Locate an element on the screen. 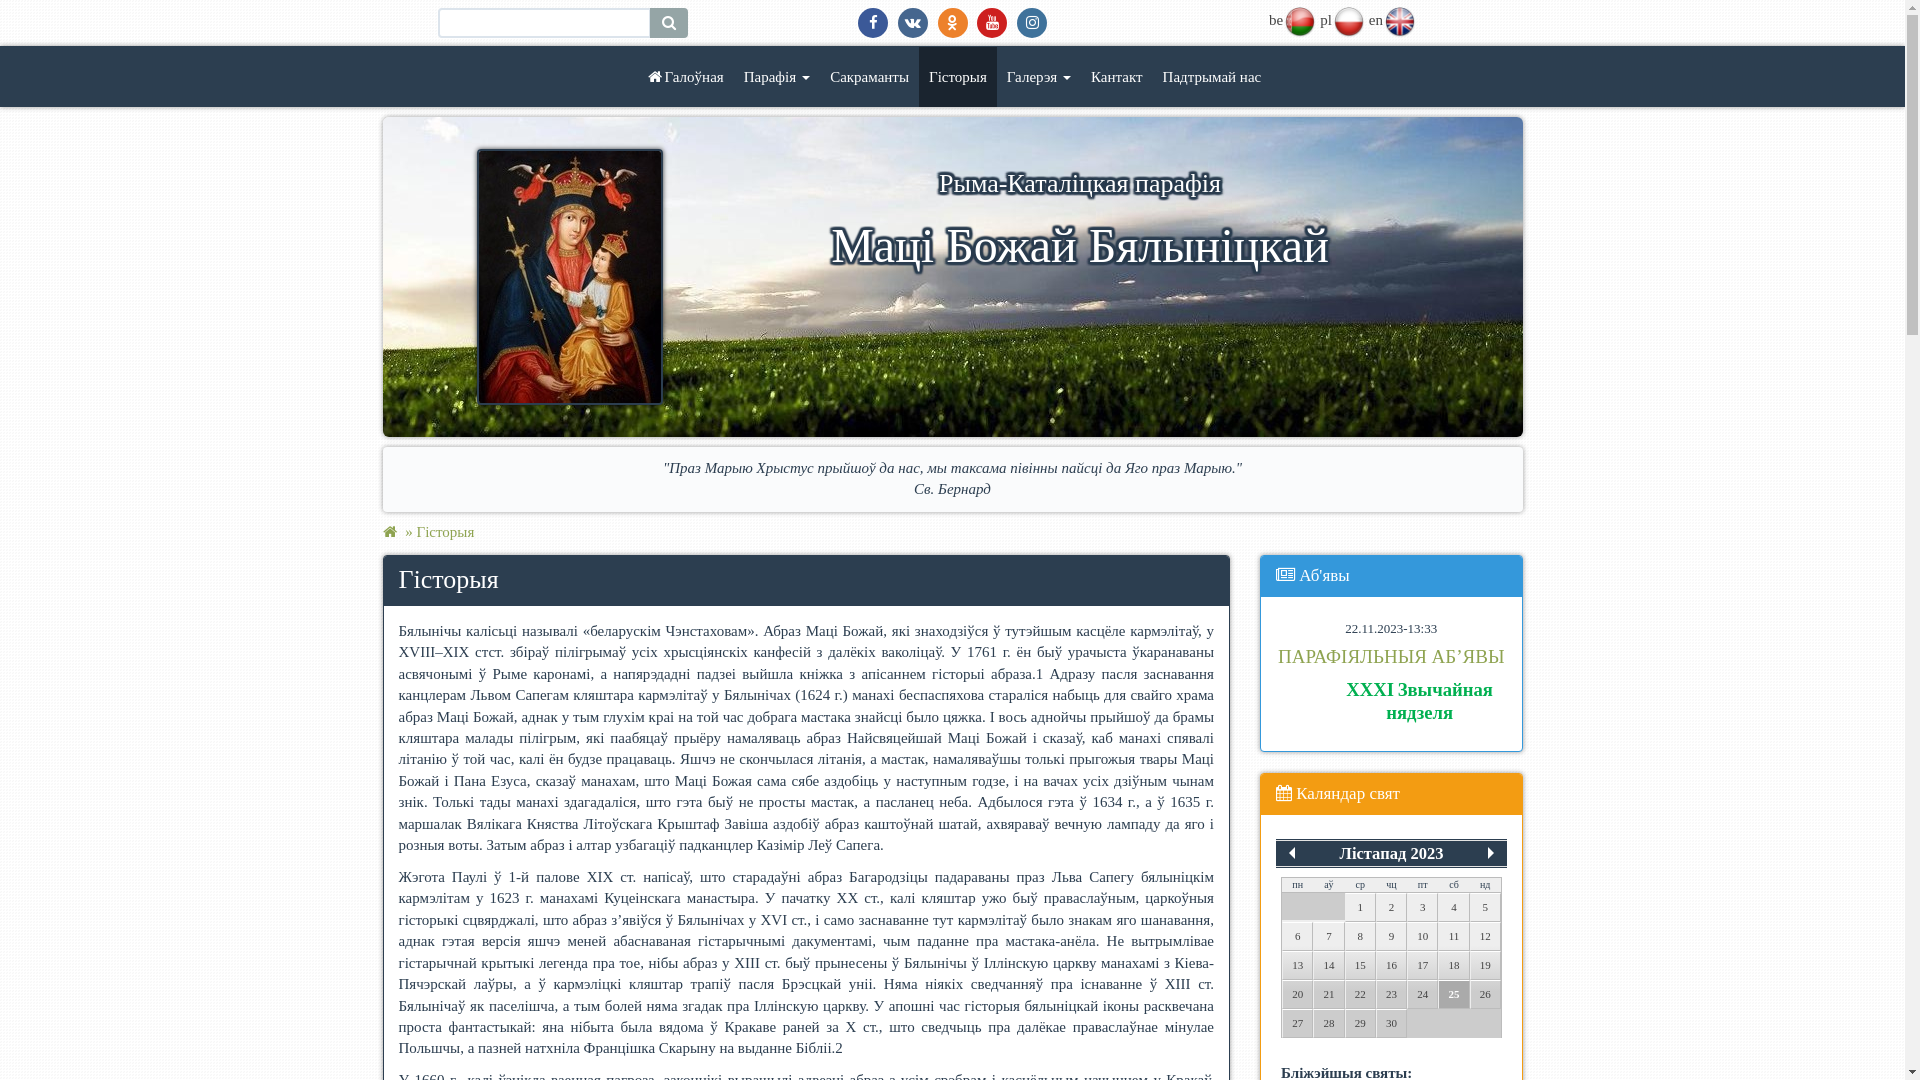 This screenshot has height=1080, width=1920. '2' is located at coordinates (1390, 907).